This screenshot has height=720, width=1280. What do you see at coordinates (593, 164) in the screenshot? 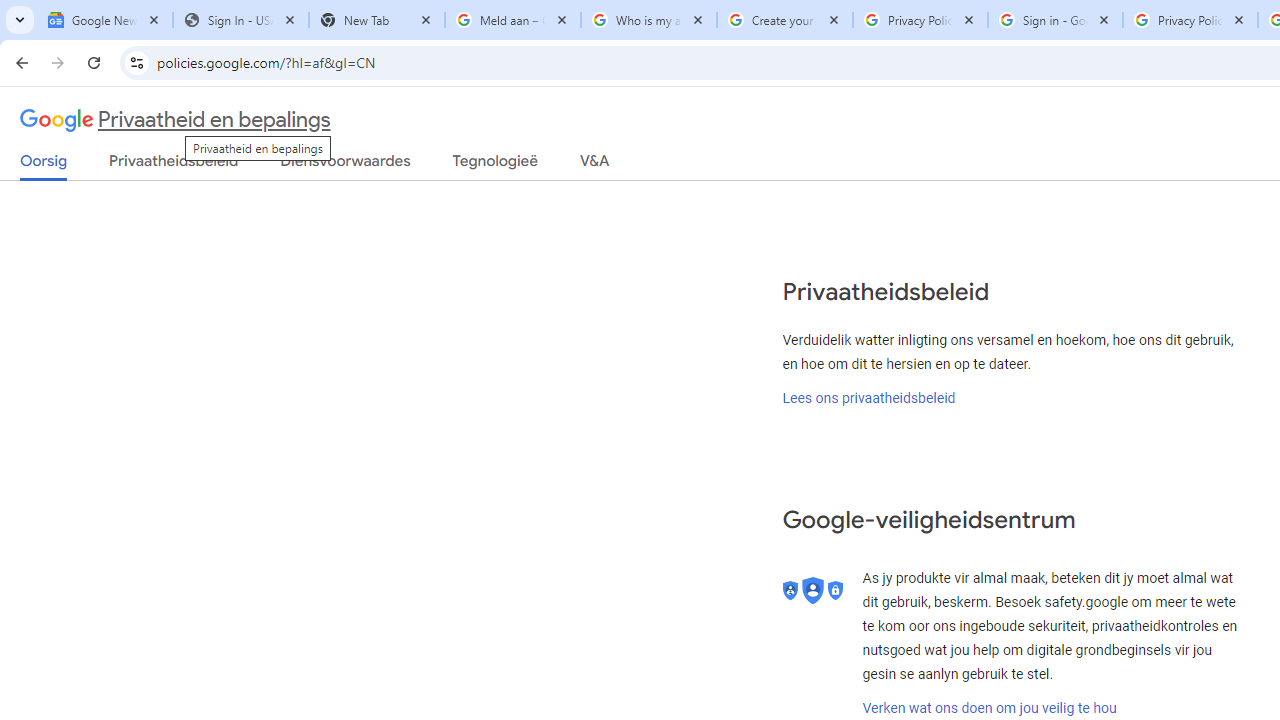
I see `'V&A'` at bounding box center [593, 164].